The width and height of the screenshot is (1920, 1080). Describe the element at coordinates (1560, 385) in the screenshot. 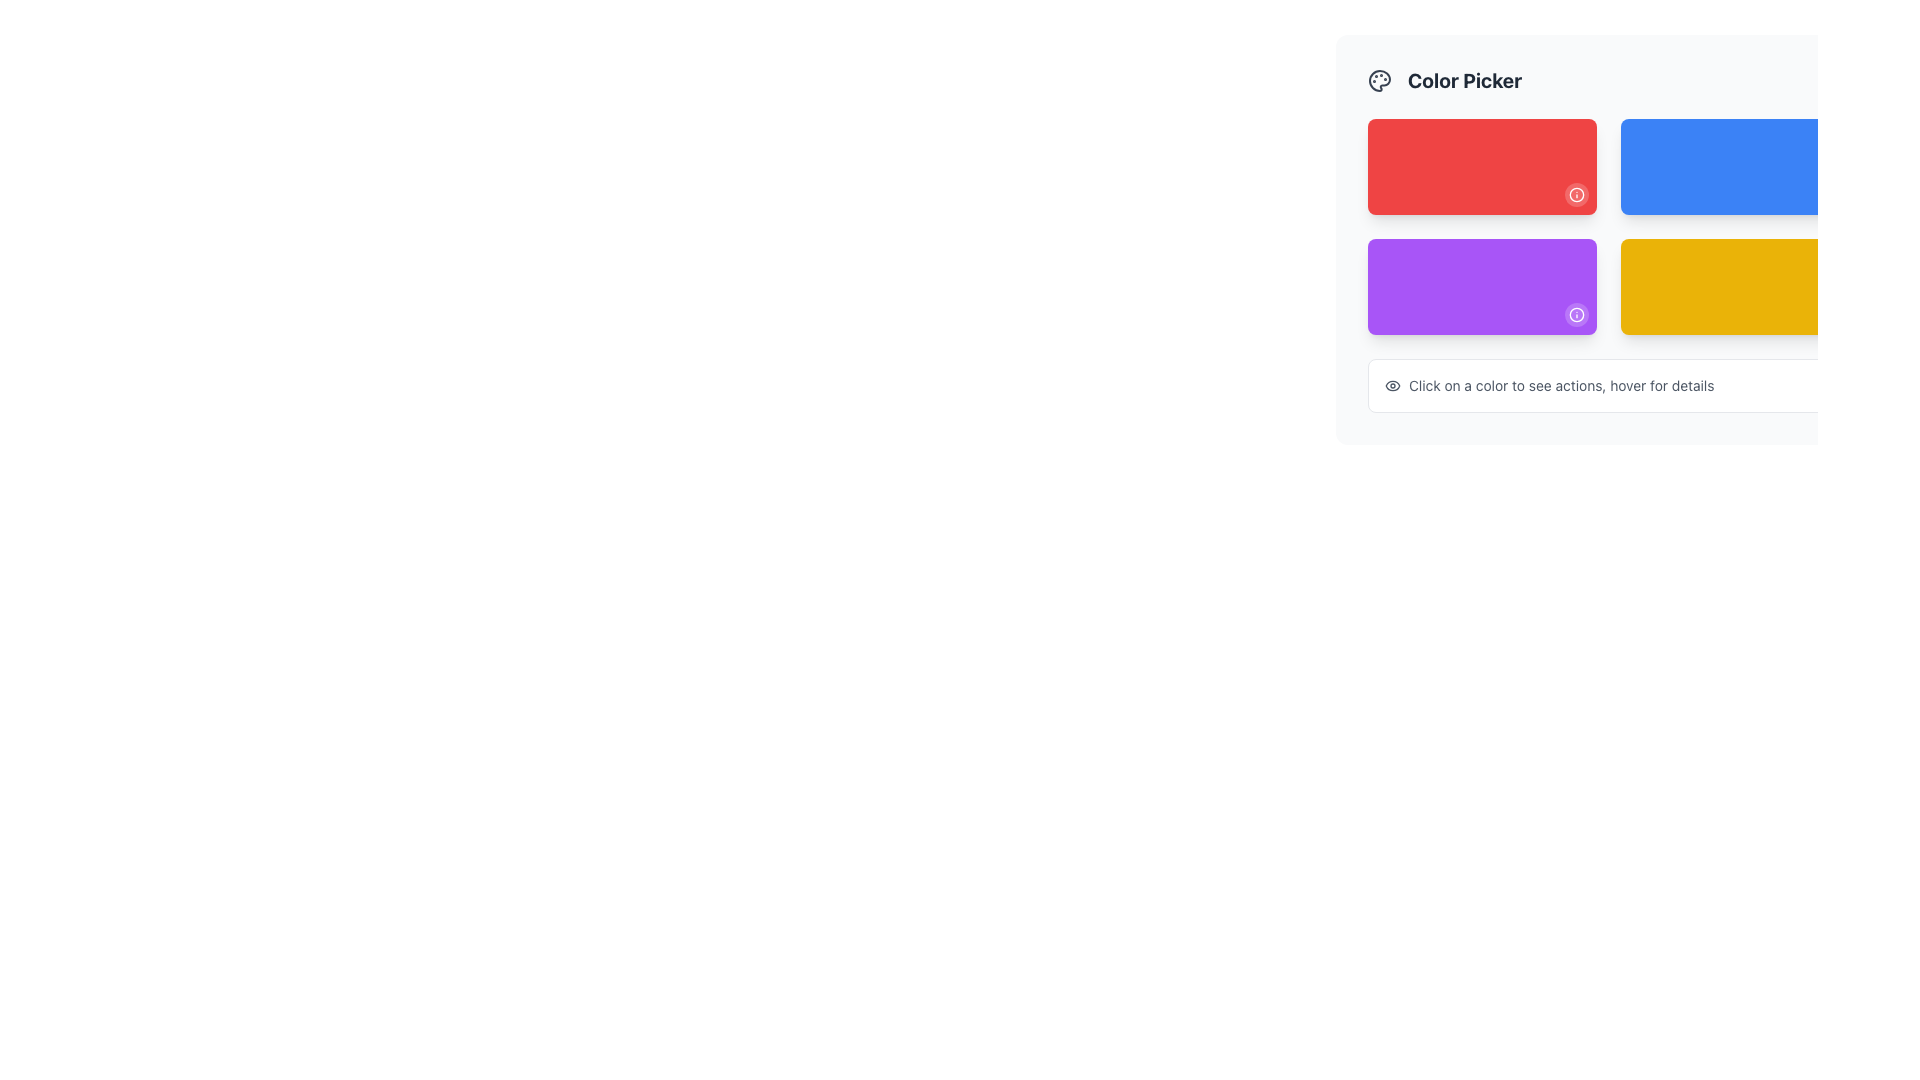

I see `the instructional text label that instructs users on interaction methods for the colored boxes above it` at that location.